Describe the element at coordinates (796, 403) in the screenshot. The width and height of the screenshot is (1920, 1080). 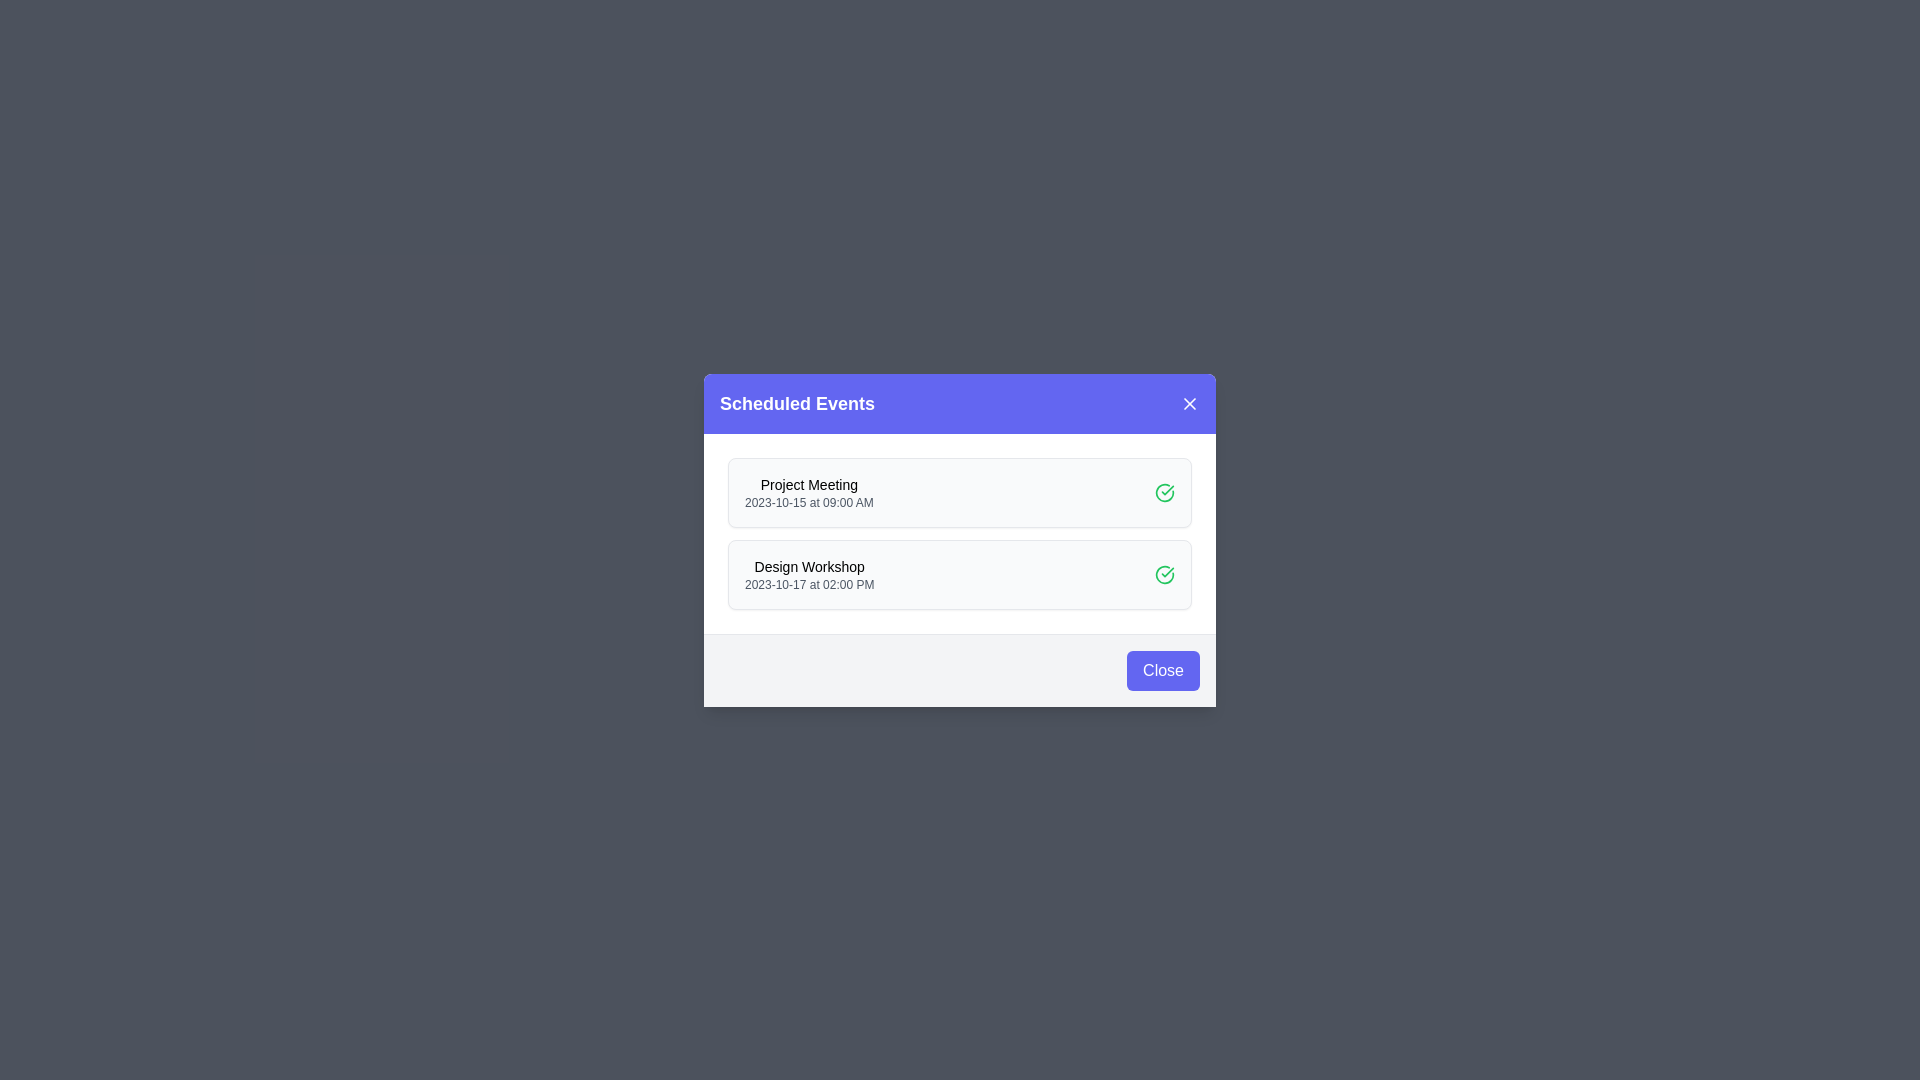
I see `the title text label of the modal, which is centered horizontally in the indigo header section and left of the close button` at that location.